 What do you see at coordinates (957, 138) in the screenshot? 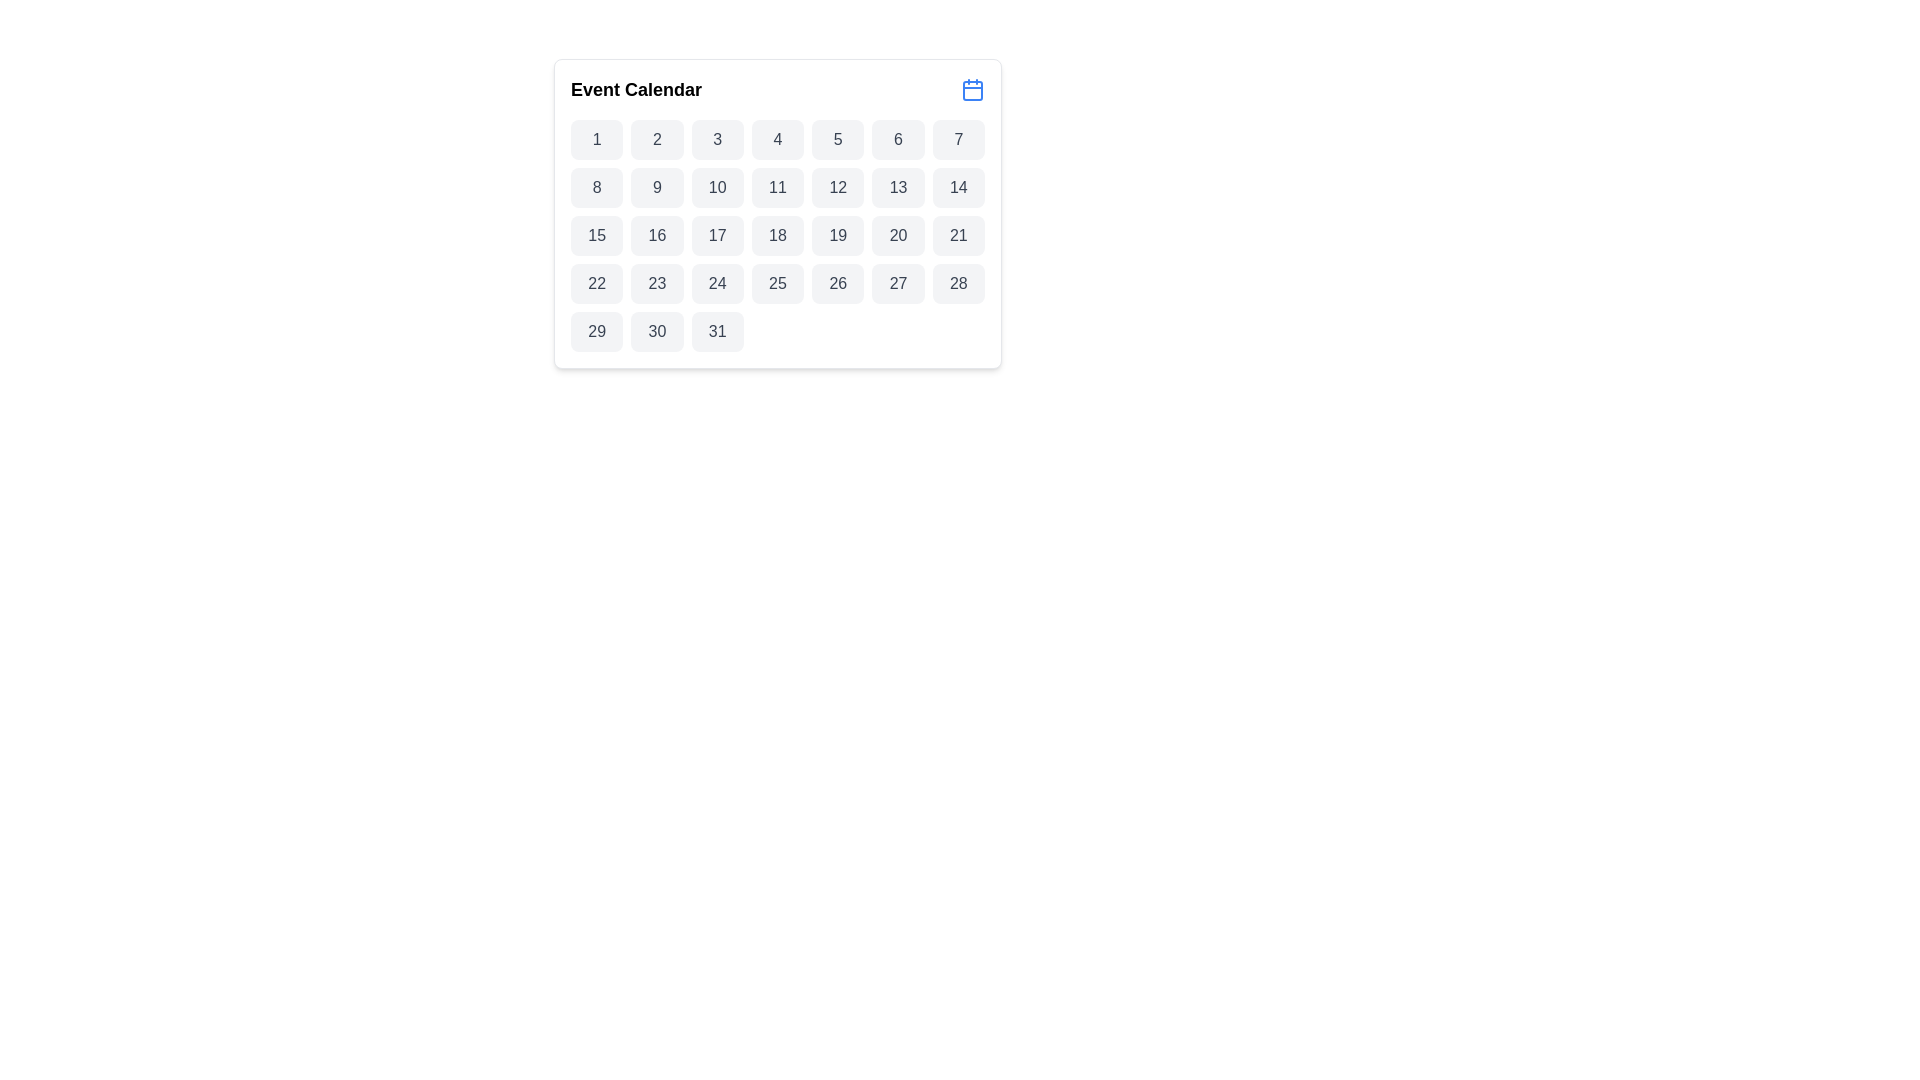
I see `the button labeled '7', which is a rectangular button with rounded corners` at bounding box center [957, 138].